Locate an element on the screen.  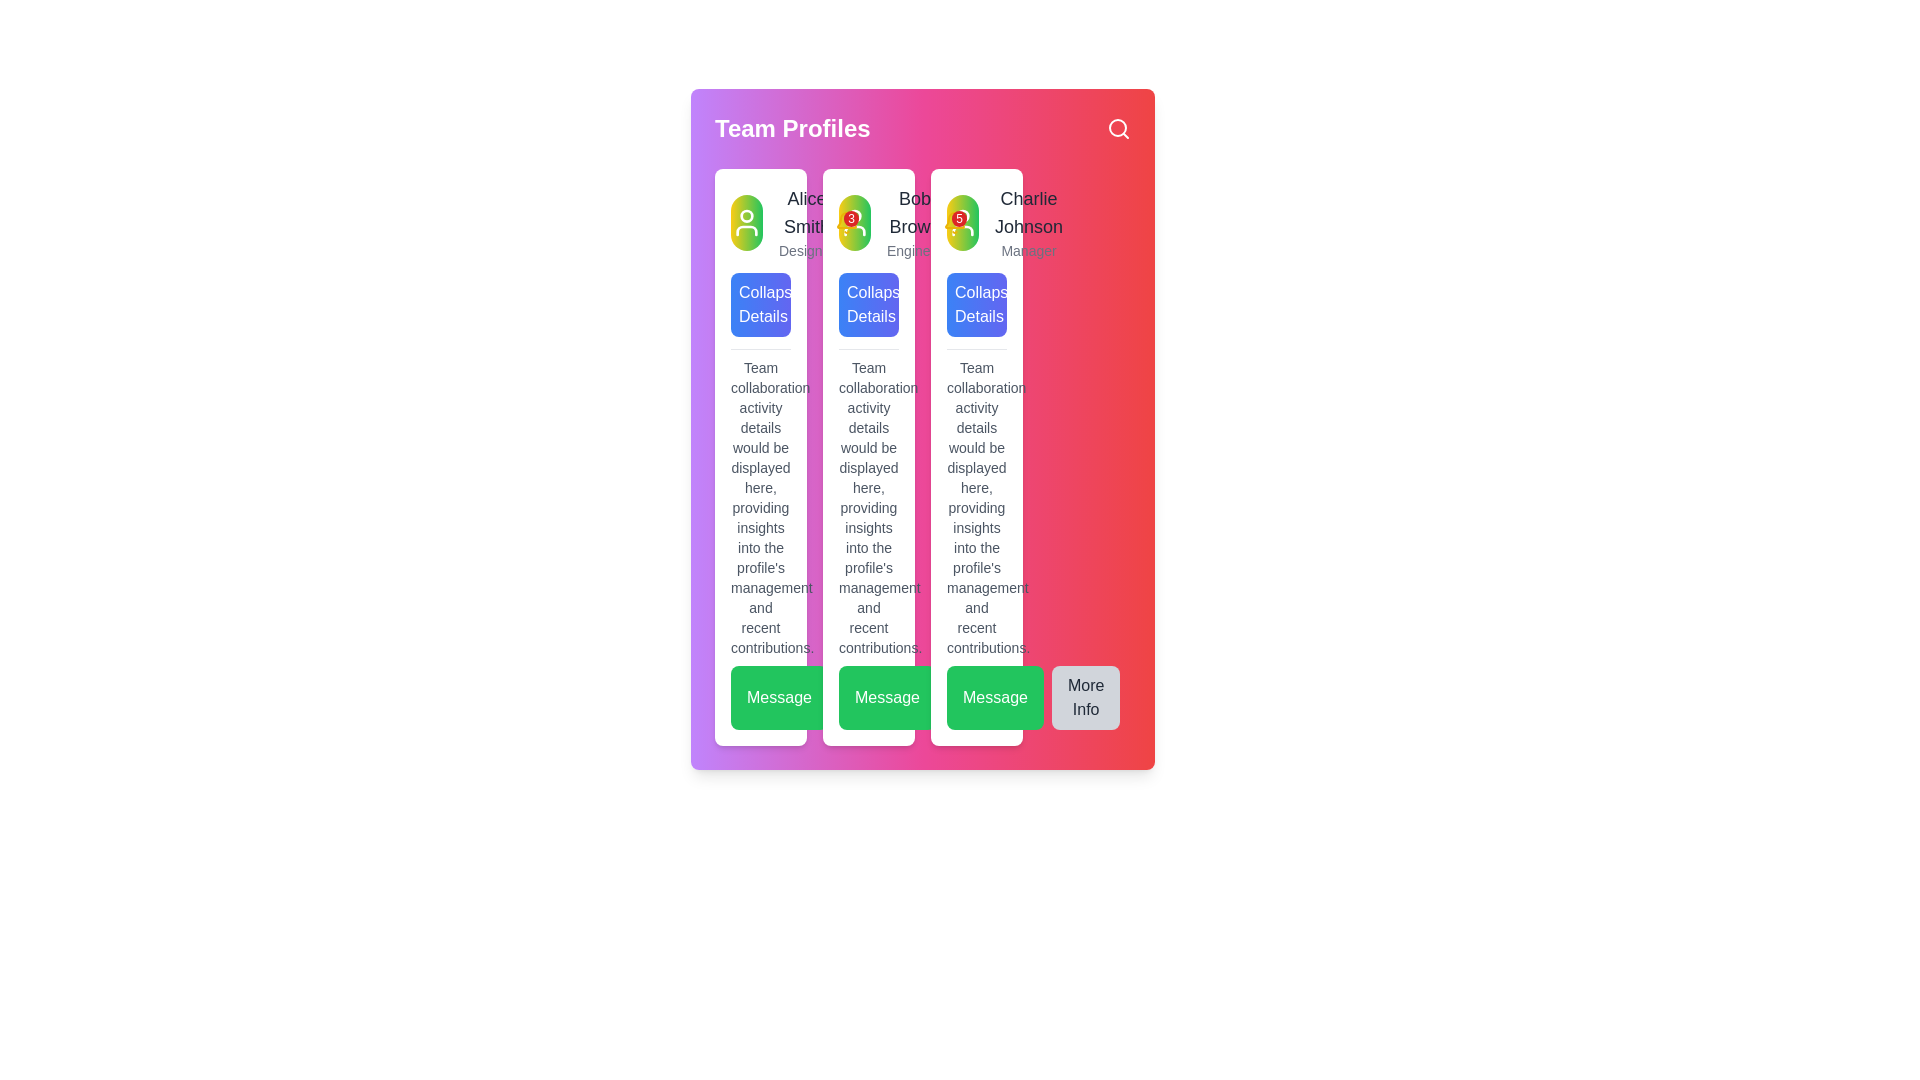
the 'More Info' button located to the right of the 'Message' button in the bottom right corner of the team member's profile card to receive additional information is located at coordinates (1085, 697).